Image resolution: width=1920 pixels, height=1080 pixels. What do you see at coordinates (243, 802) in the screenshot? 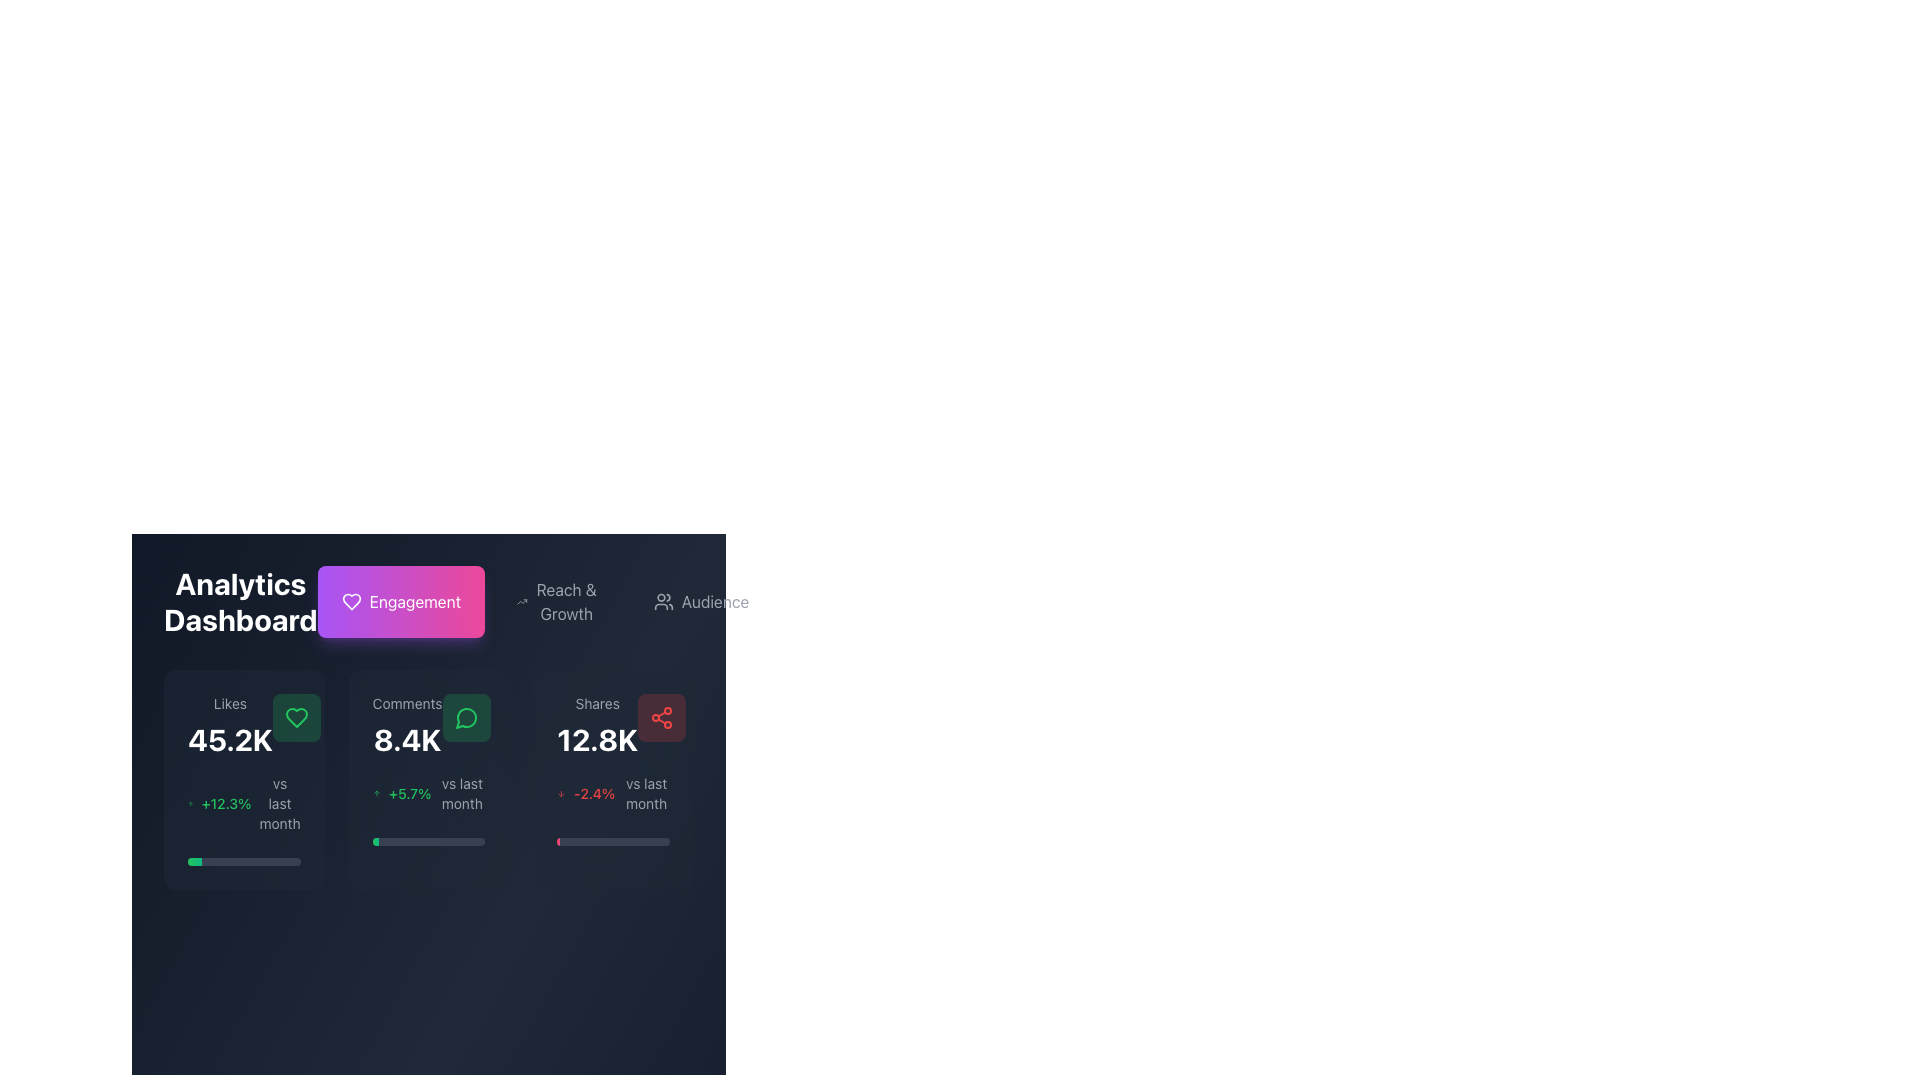
I see `the green percentage indicator showing a positive change of '+12.3%' in the 'Likes' section of the analytics dashboard to interact with additional details` at bounding box center [243, 802].